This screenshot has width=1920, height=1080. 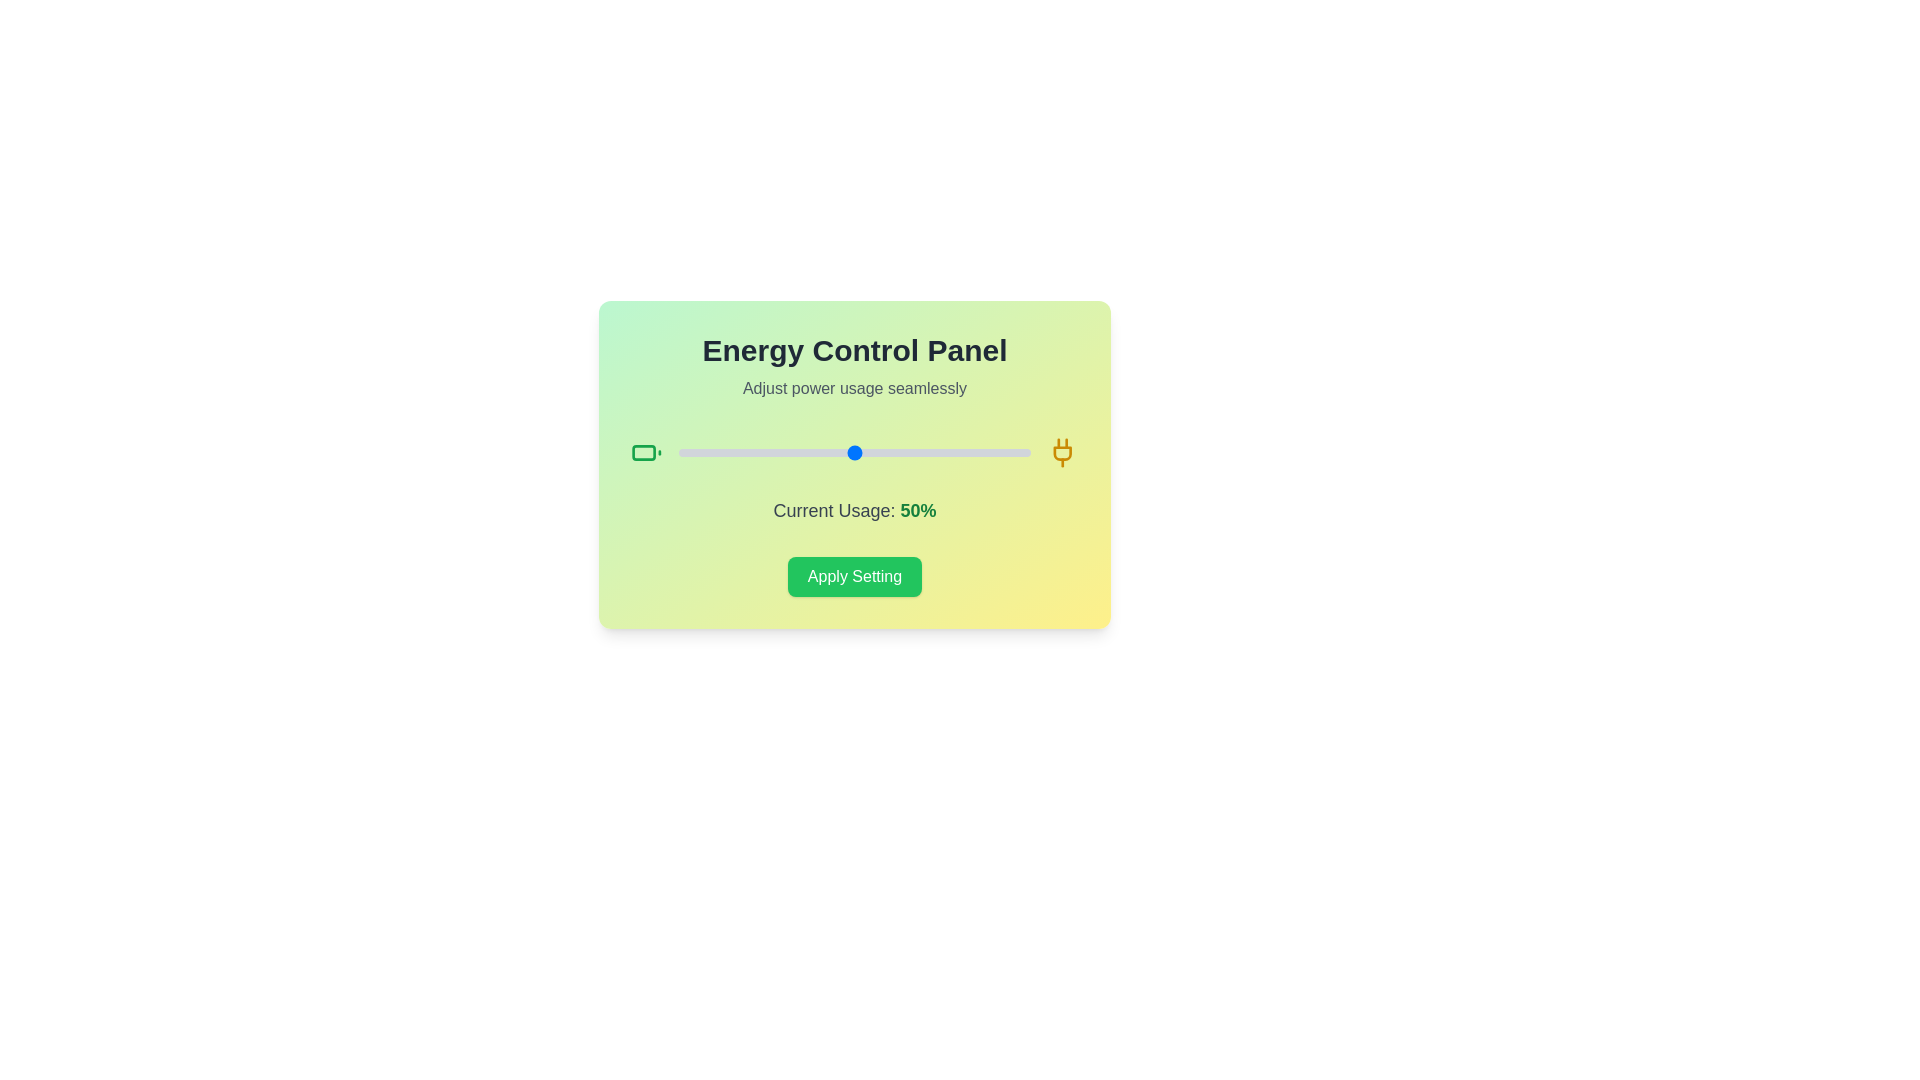 I want to click on the button that applies the configured settings, so click(x=854, y=577).